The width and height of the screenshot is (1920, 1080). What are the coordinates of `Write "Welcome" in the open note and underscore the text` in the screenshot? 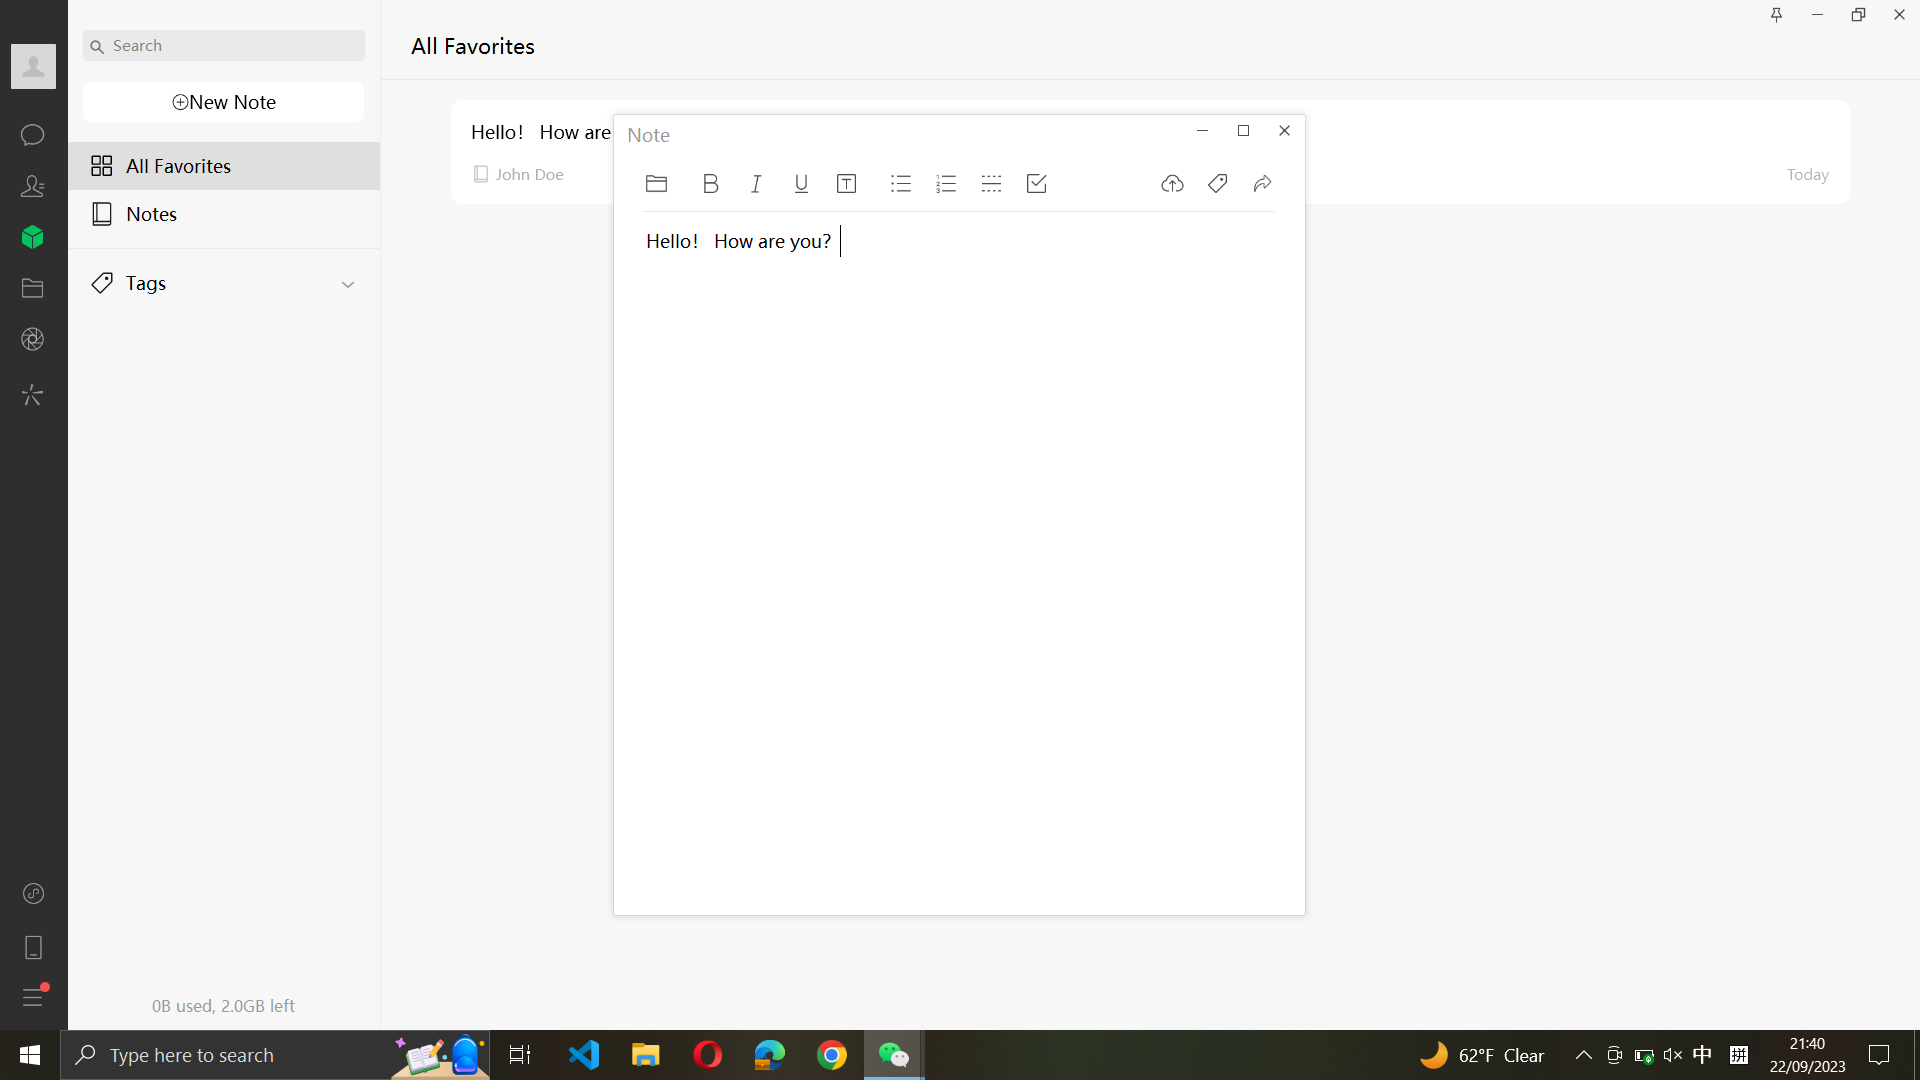 It's located at (727, 585).